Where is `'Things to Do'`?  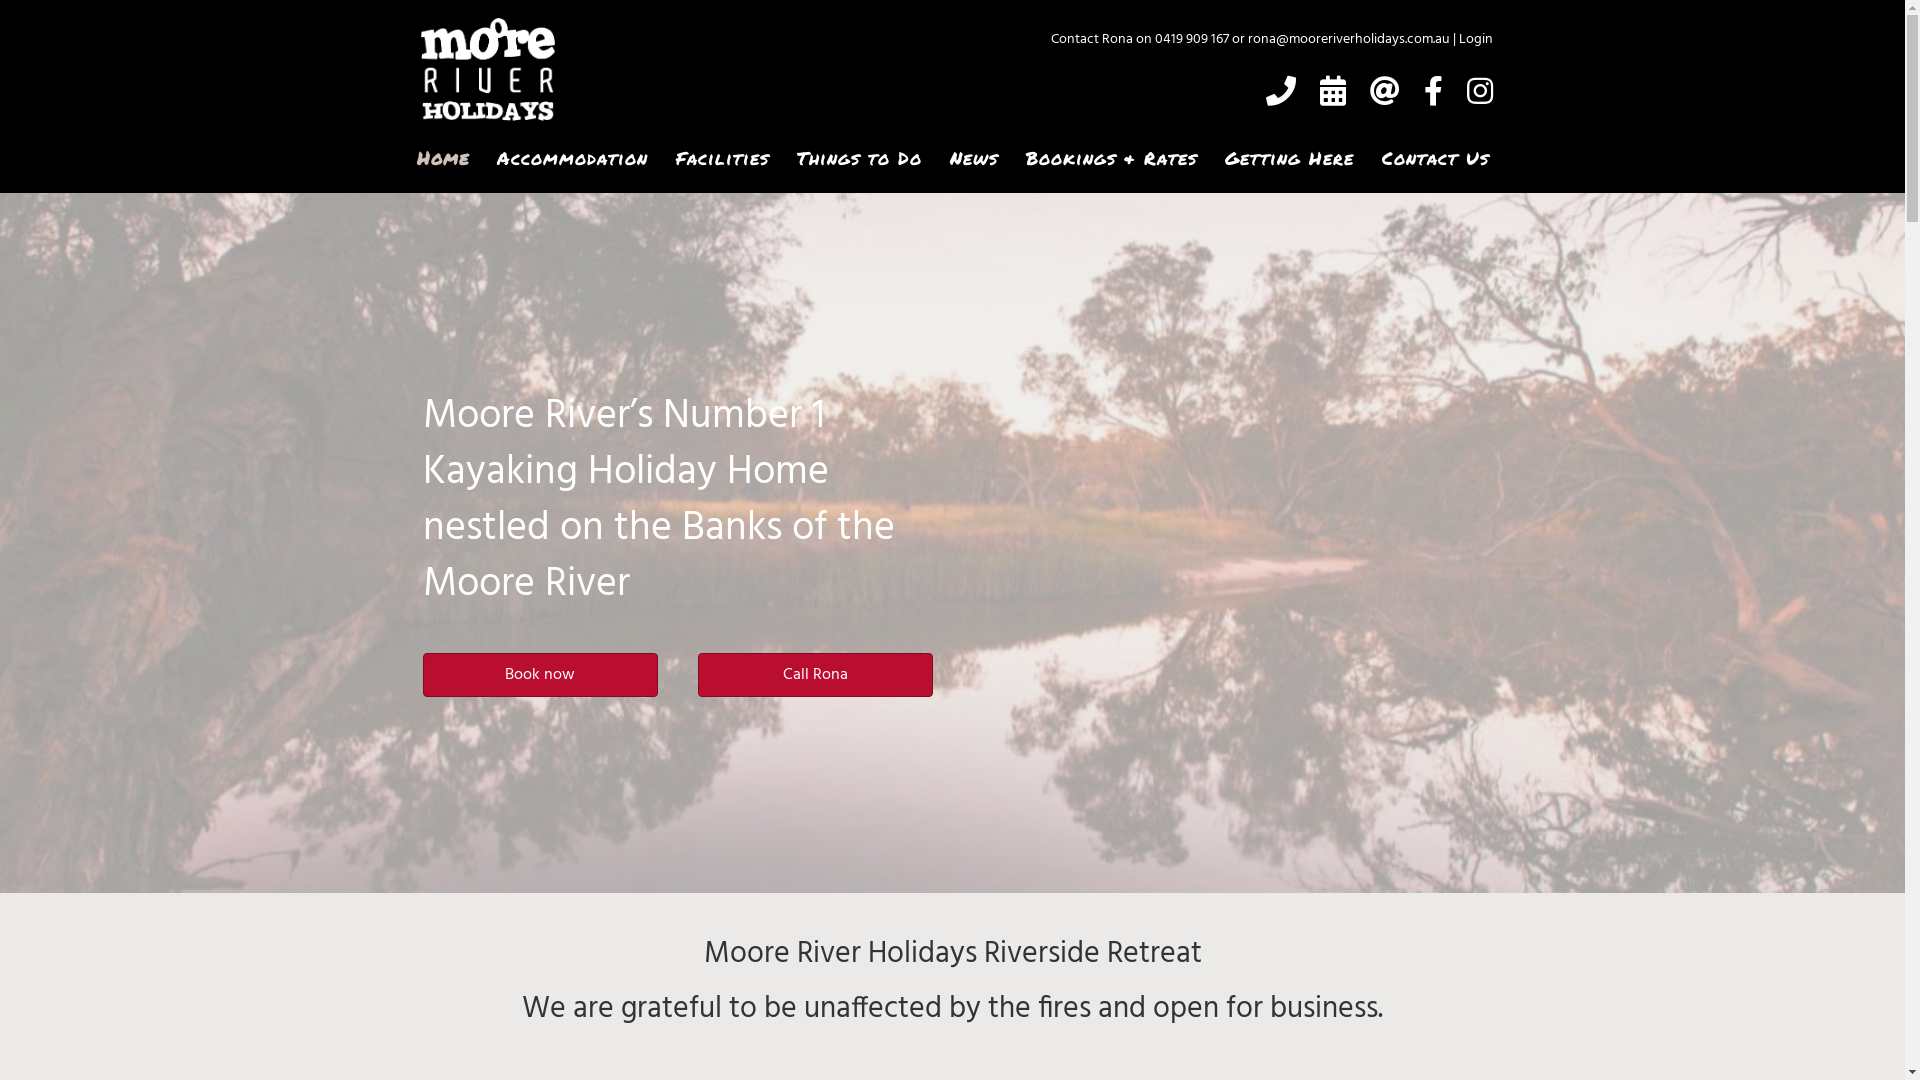 'Things to Do' is located at coordinates (859, 157).